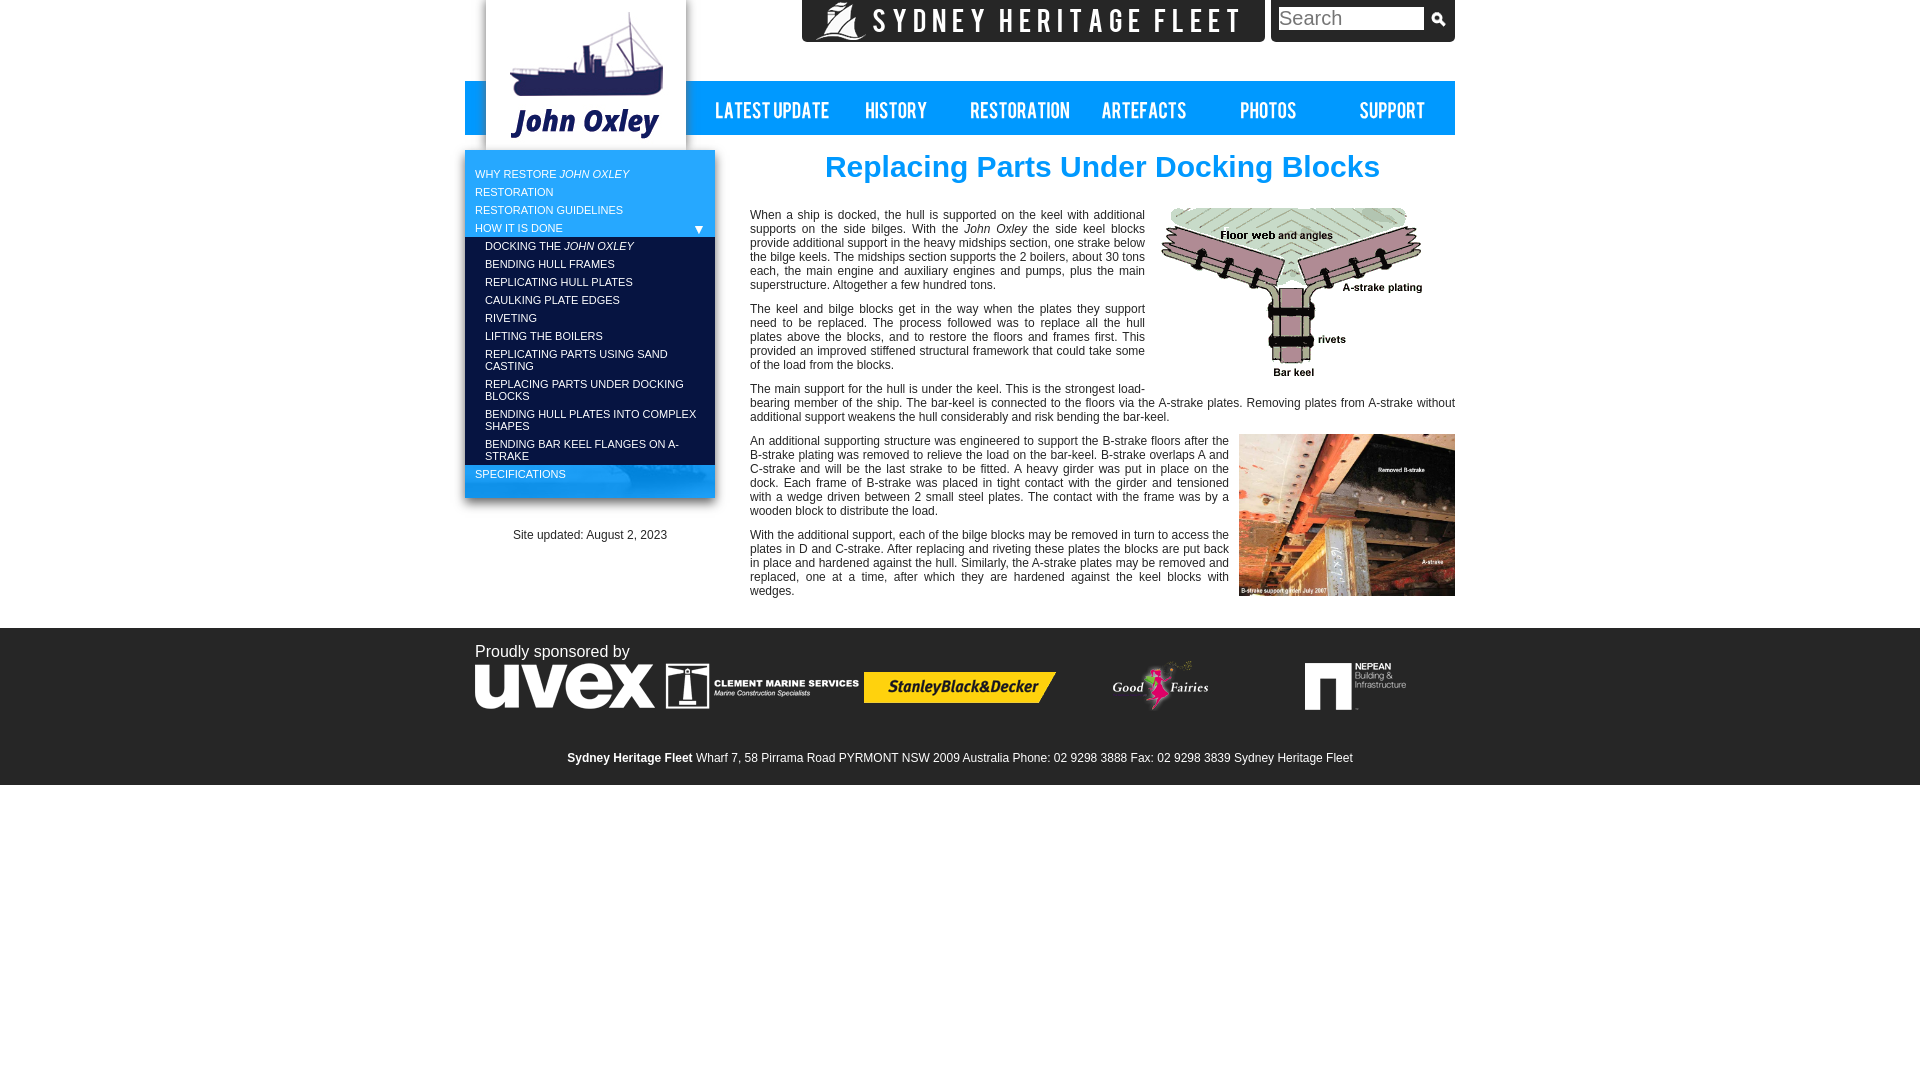 The width and height of the screenshot is (1920, 1080). I want to click on 'CAULKING PLATE EDGES', so click(589, 300).